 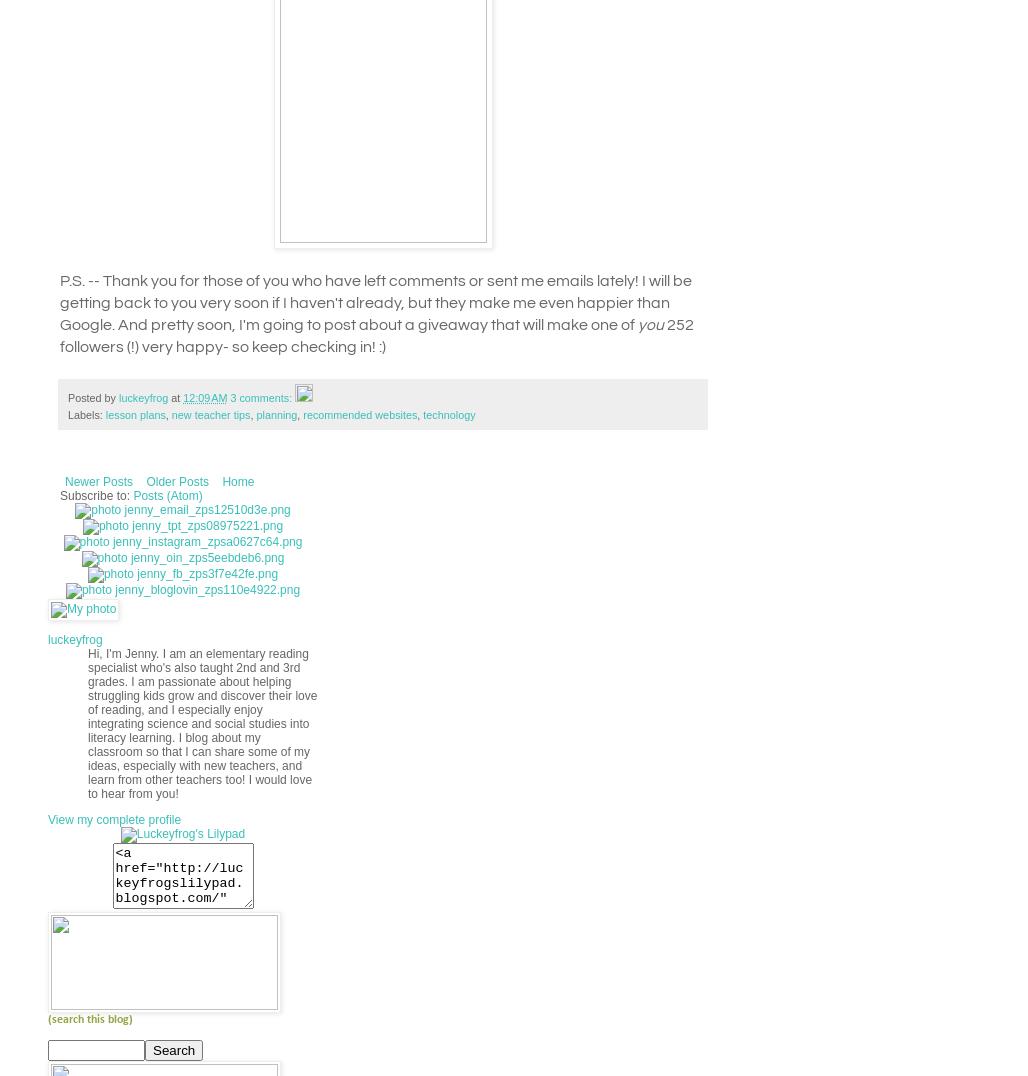 What do you see at coordinates (651, 324) in the screenshot?
I see `'you'` at bounding box center [651, 324].